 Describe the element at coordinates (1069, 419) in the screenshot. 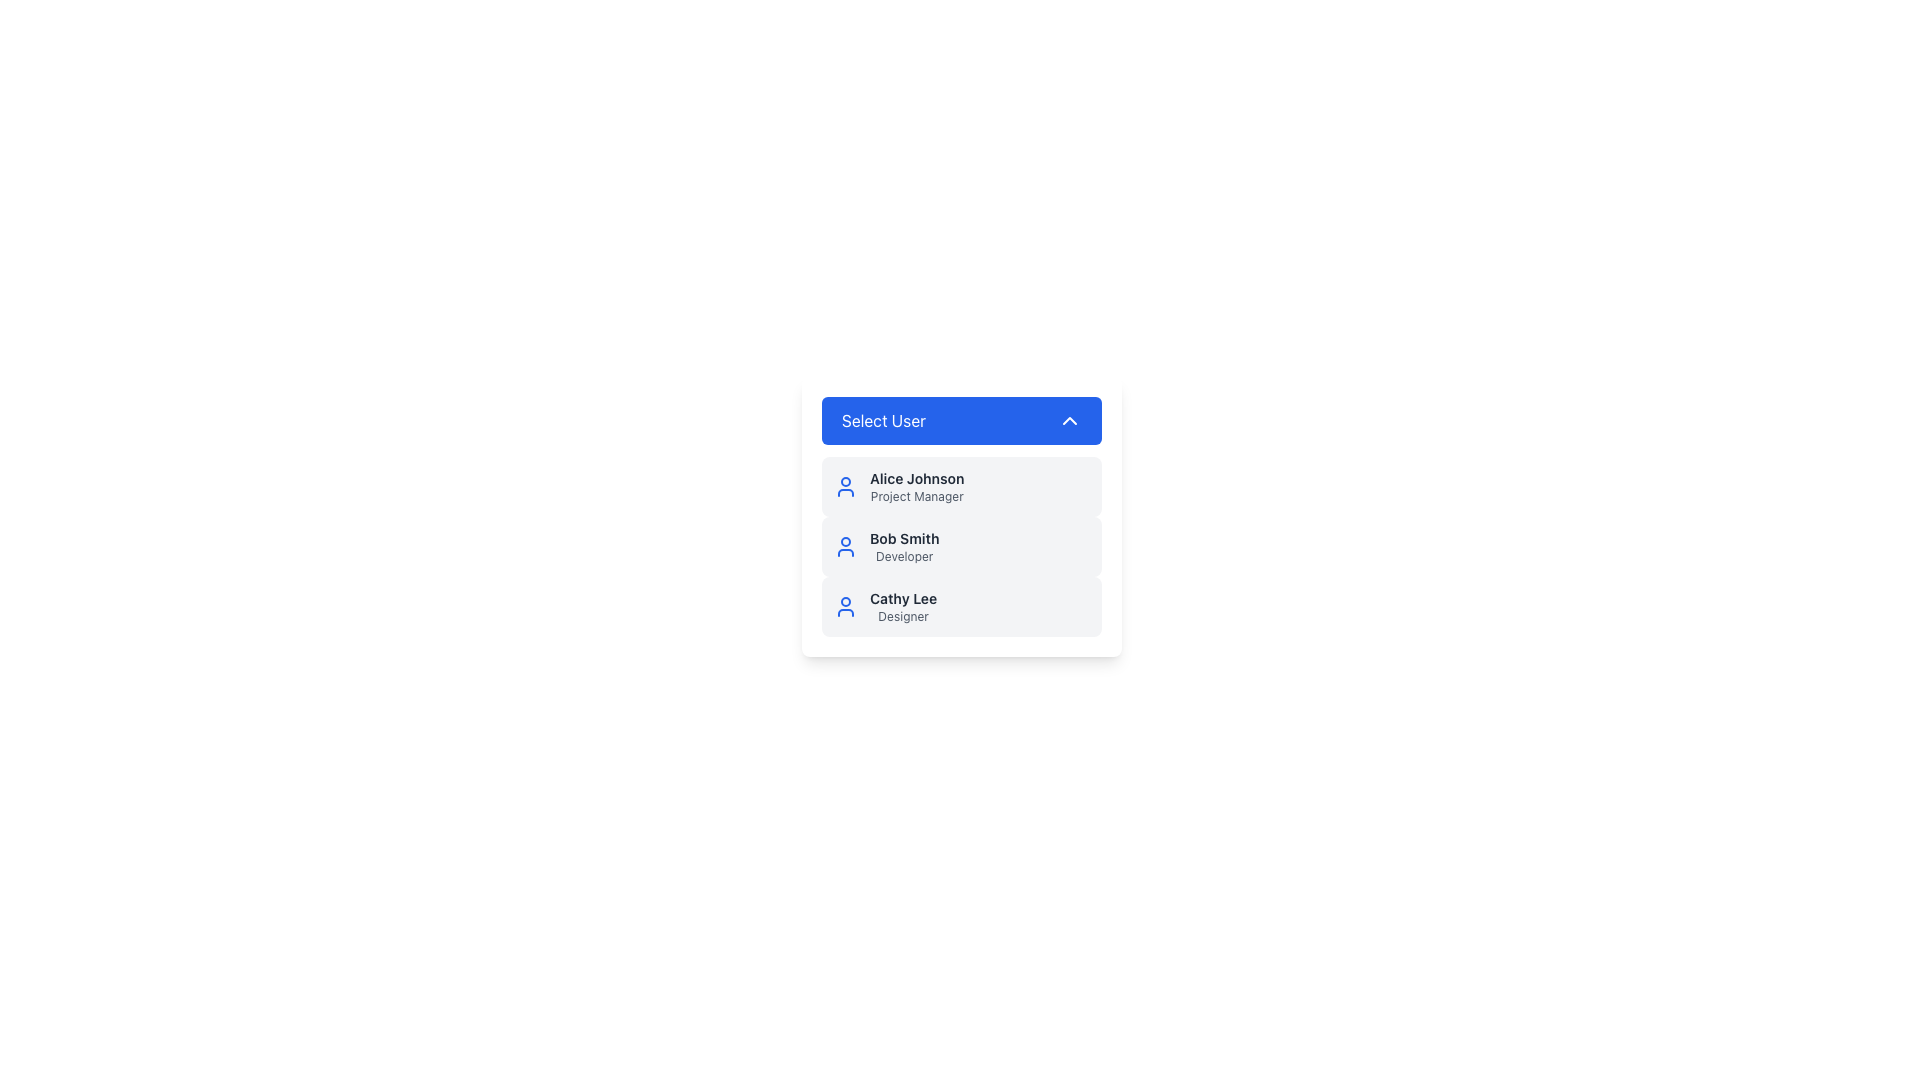

I see `the upward-pointing chevron icon with a blue background and white stroke located in the top-right corner of the 'Select User' dropdown menu` at that location.